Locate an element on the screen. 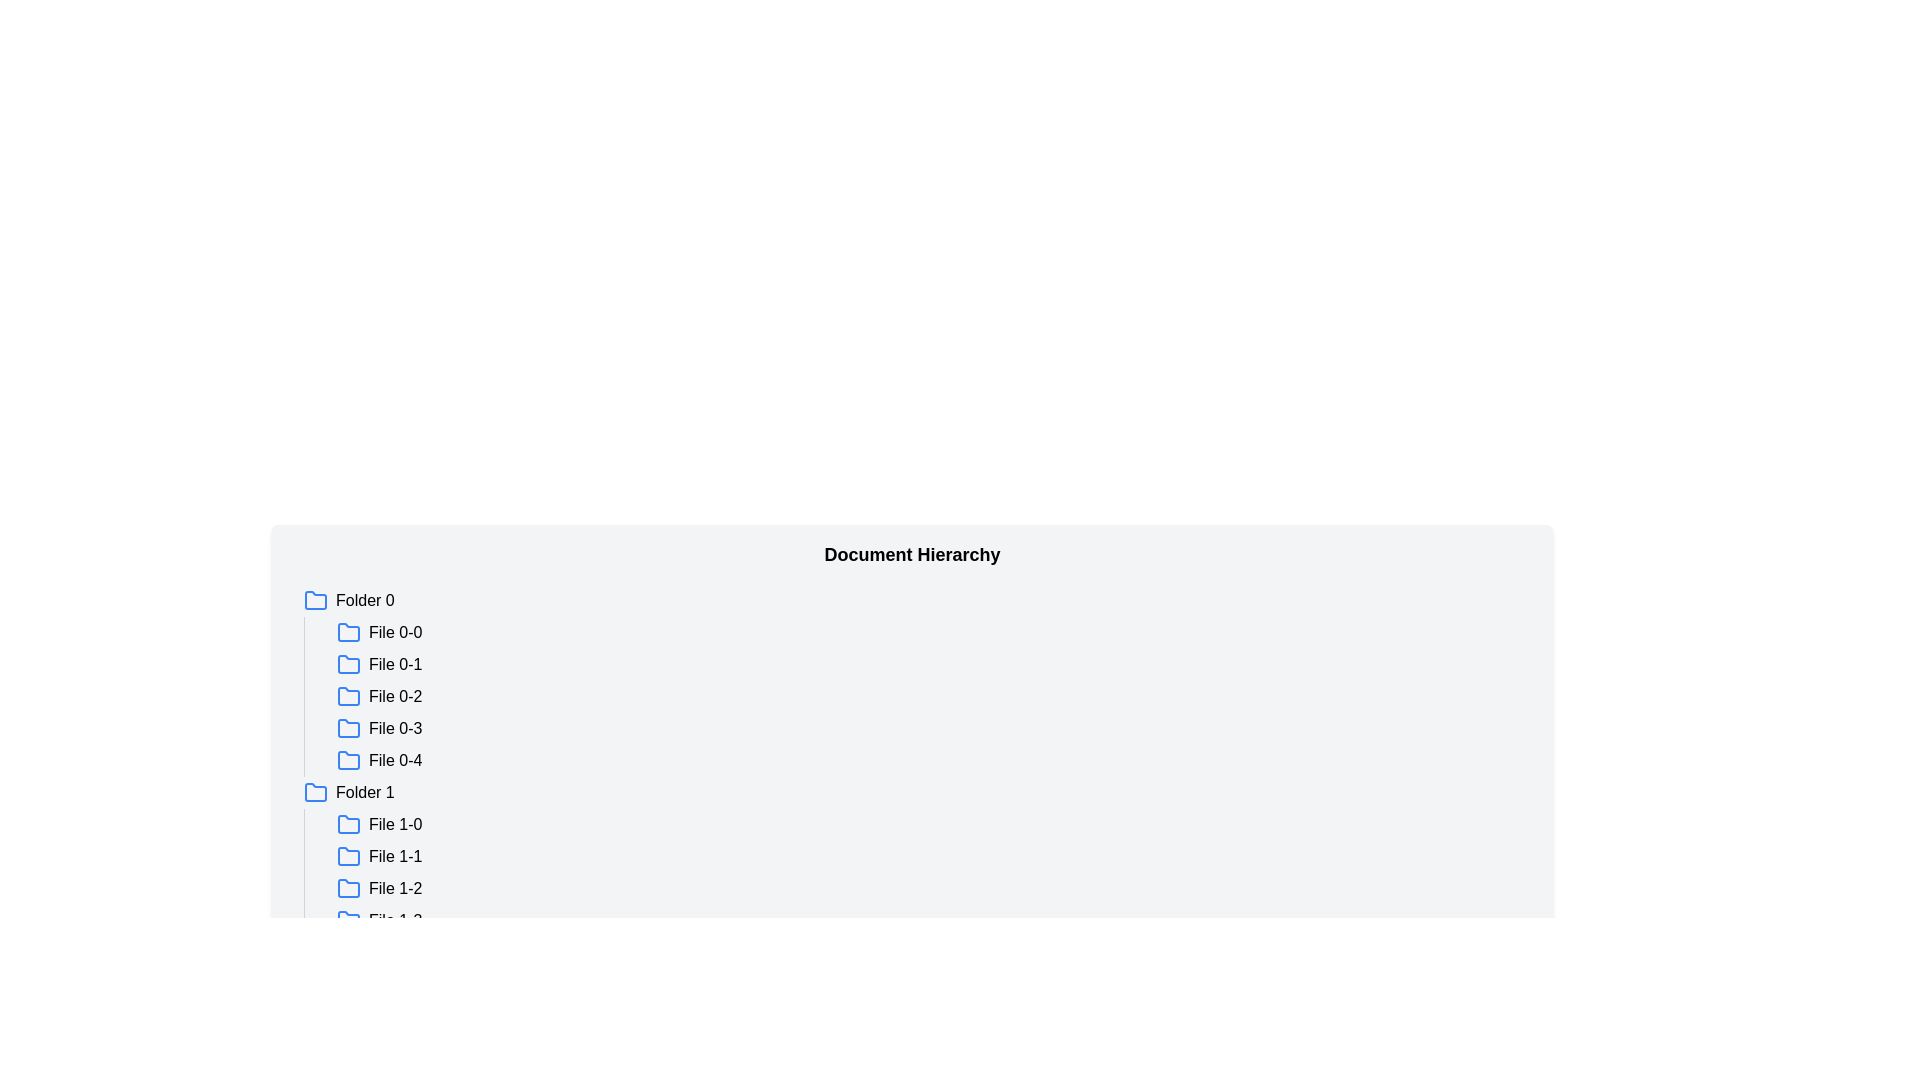  the text label displaying 'File 0-1' is located at coordinates (395, 664).